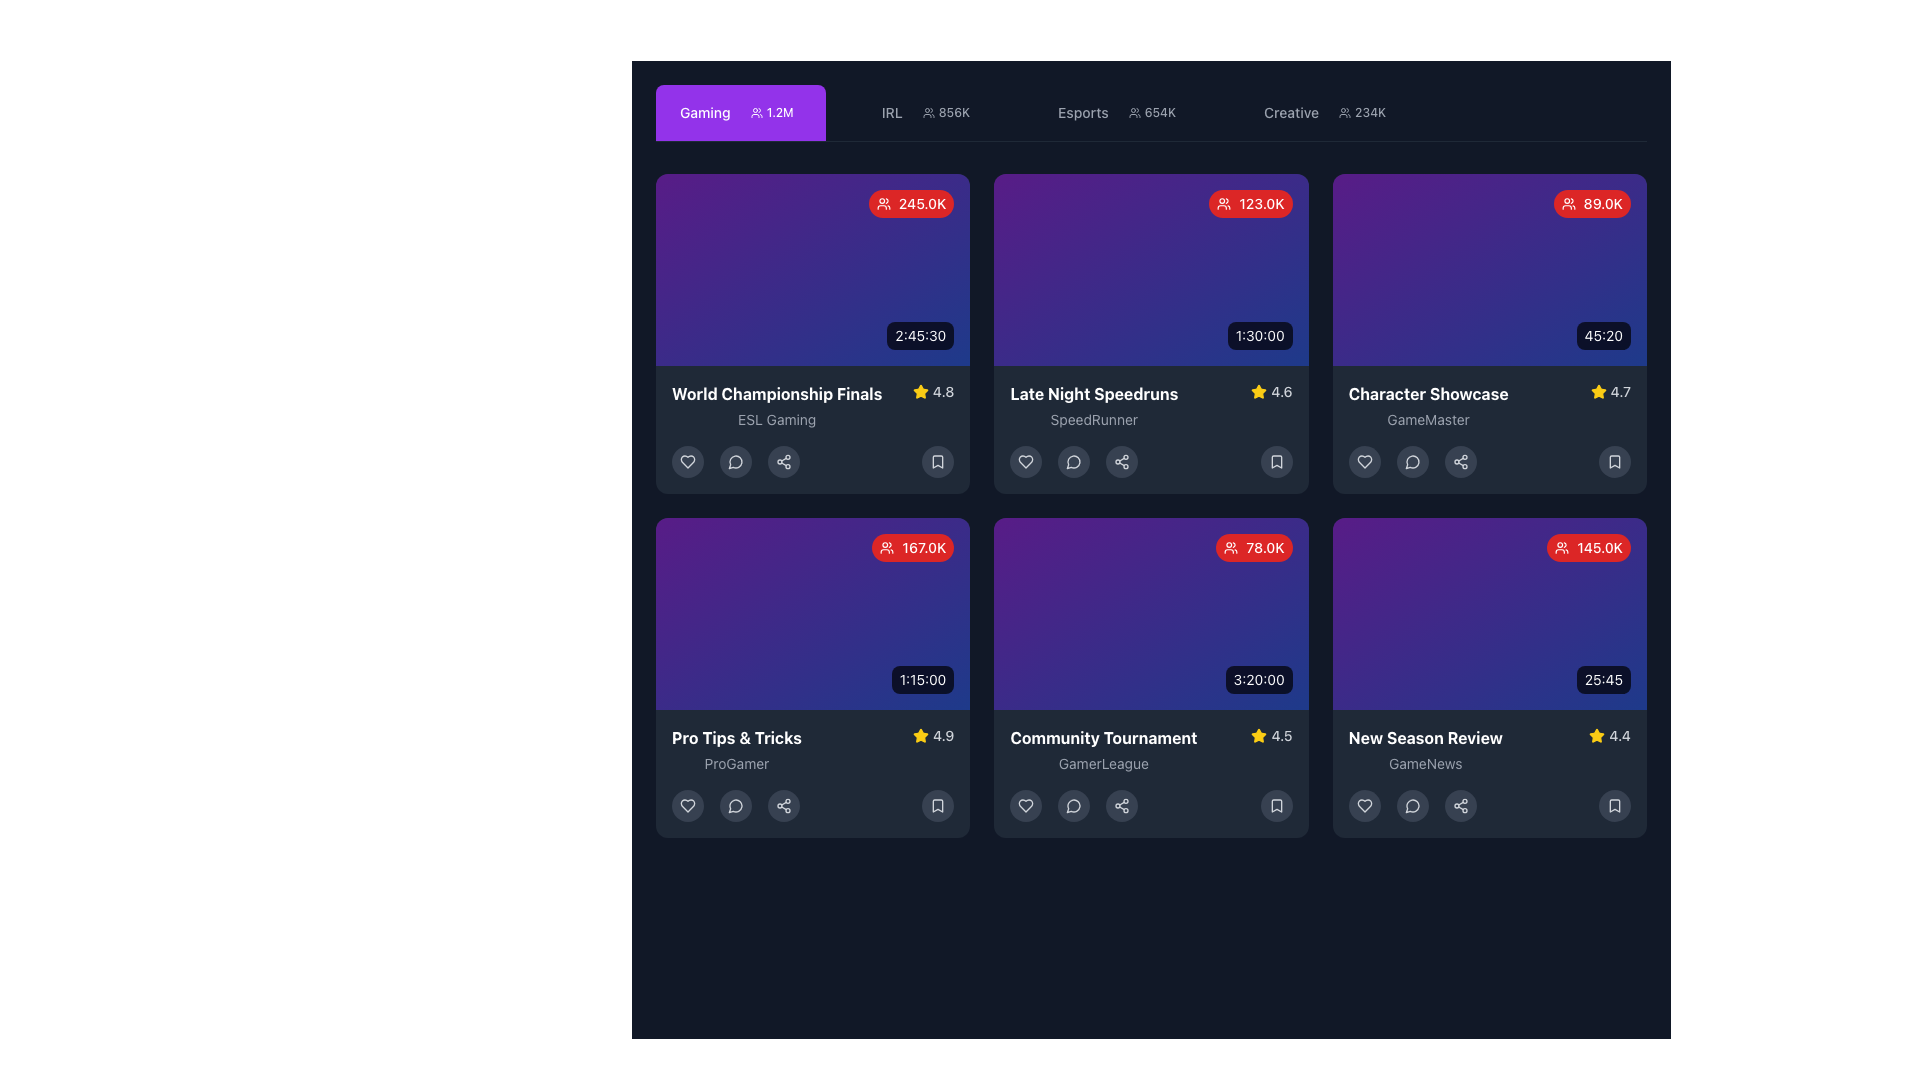  What do you see at coordinates (1271, 736) in the screenshot?
I see `the Rating display element, which consists of a yellow star icon and the text '4.5' in gray, located in the bottom right corner of the 'Community Tournament' card` at bounding box center [1271, 736].